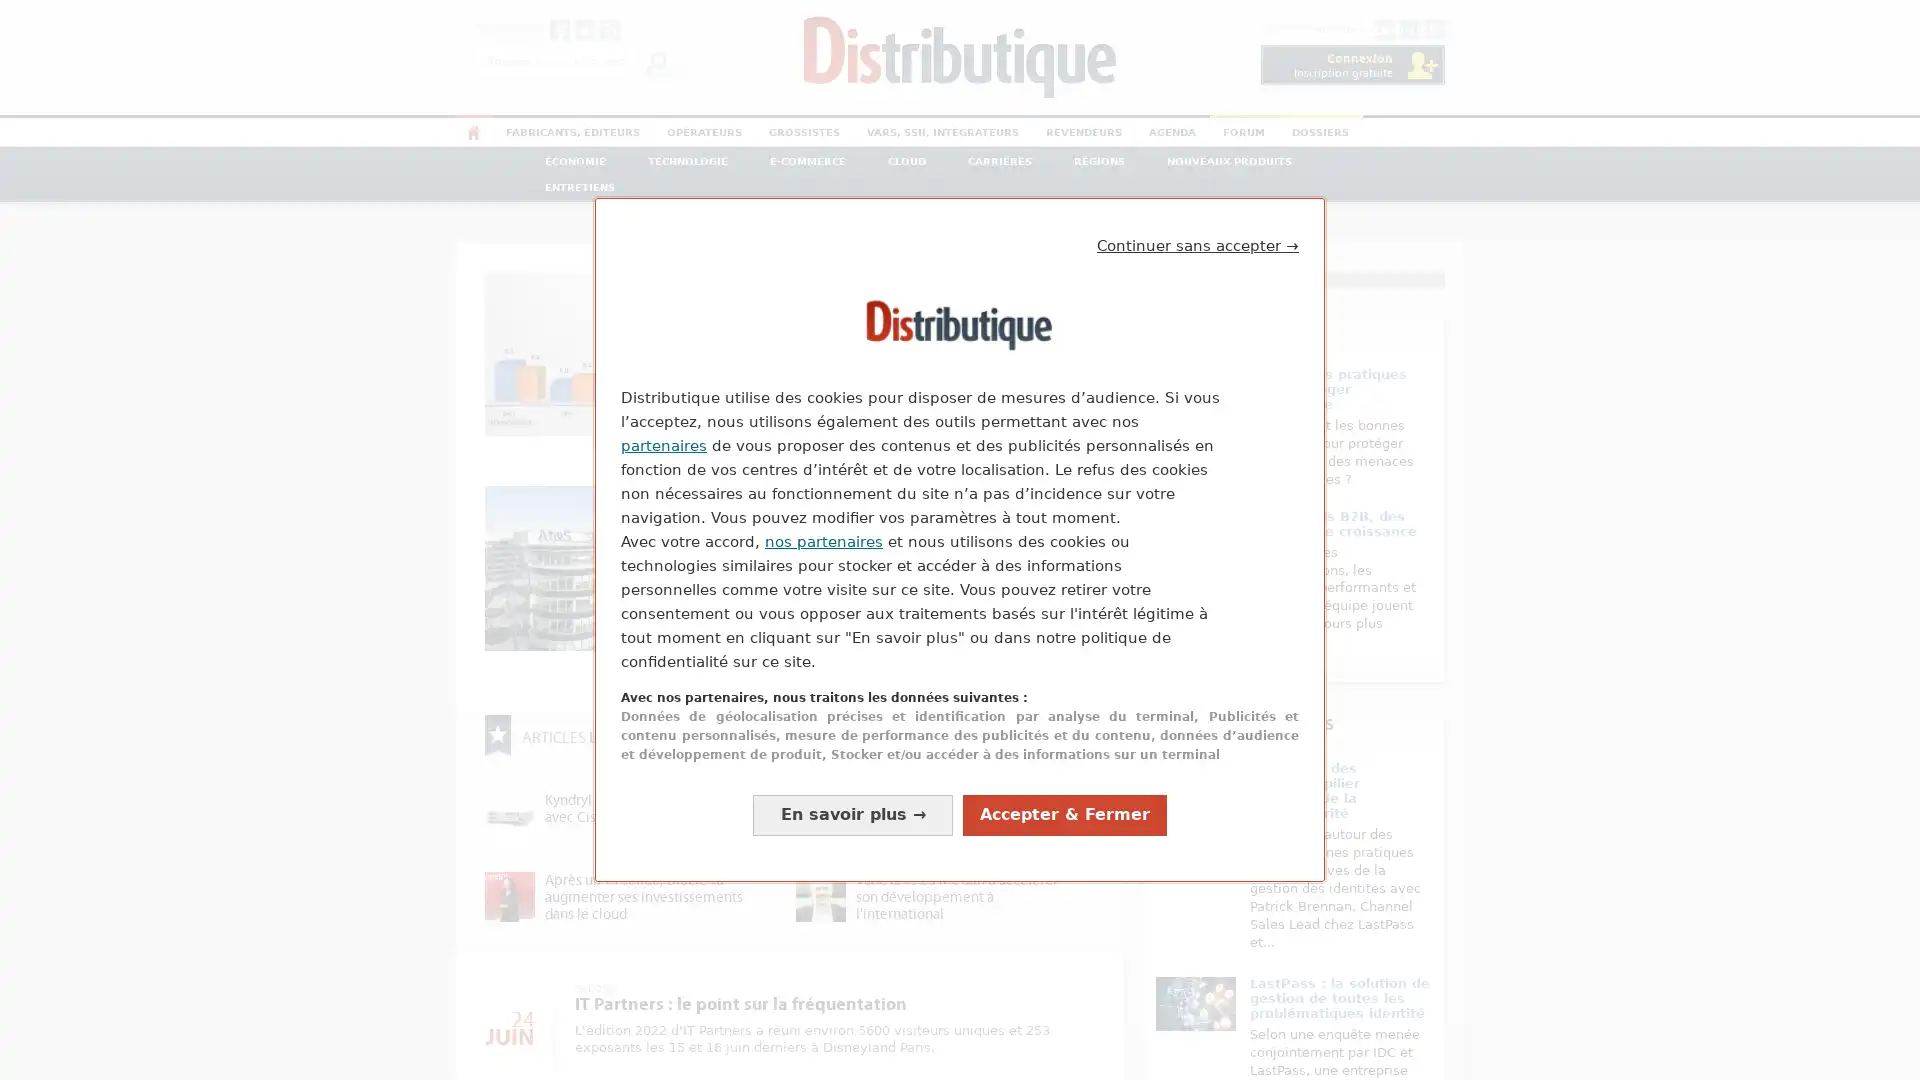 The width and height of the screenshot is (1920, 1080). I want to click on Ok, so click(656, 60).